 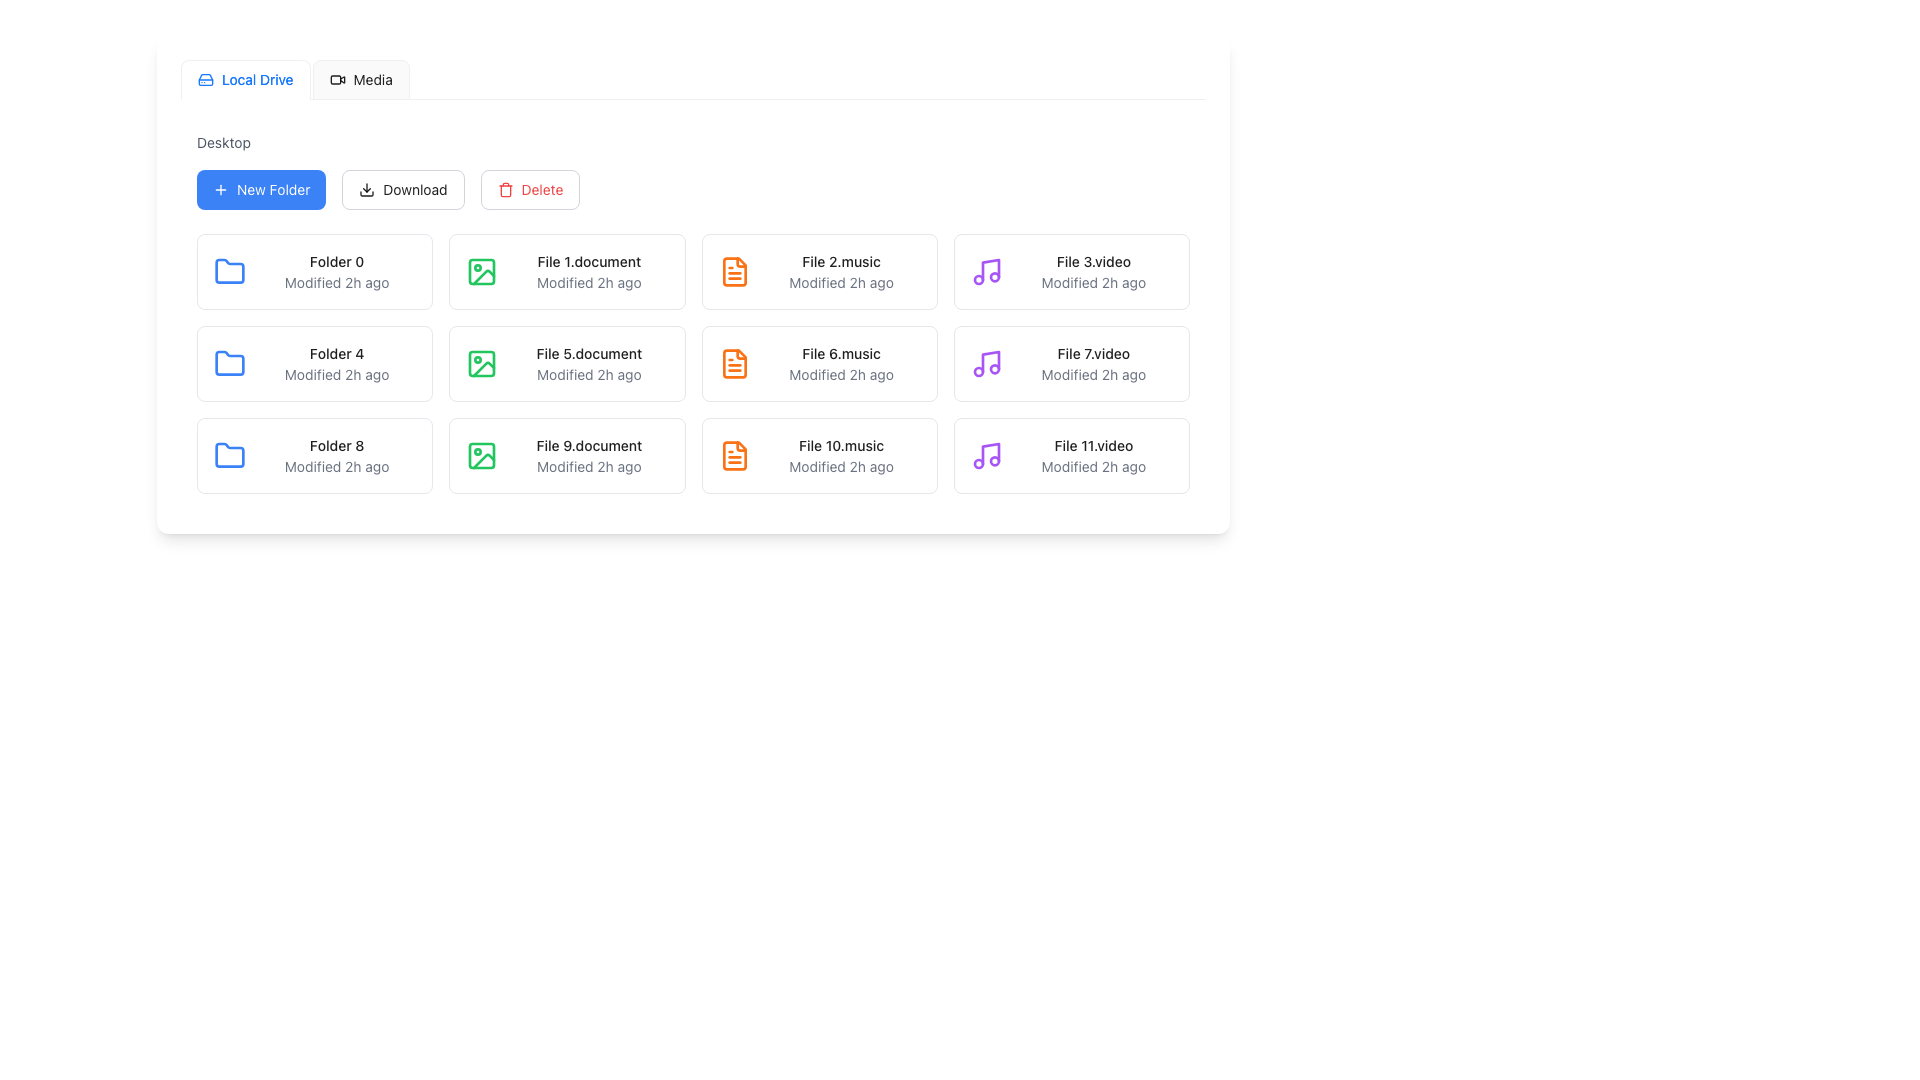 What do you see at coordinates (1092, 261) in the screenshot?
I see `the text label reading 'File 3.video' in the file browser interface, which is styled in bold and changes color to blue on hover` at bounding box center [1092, 261].